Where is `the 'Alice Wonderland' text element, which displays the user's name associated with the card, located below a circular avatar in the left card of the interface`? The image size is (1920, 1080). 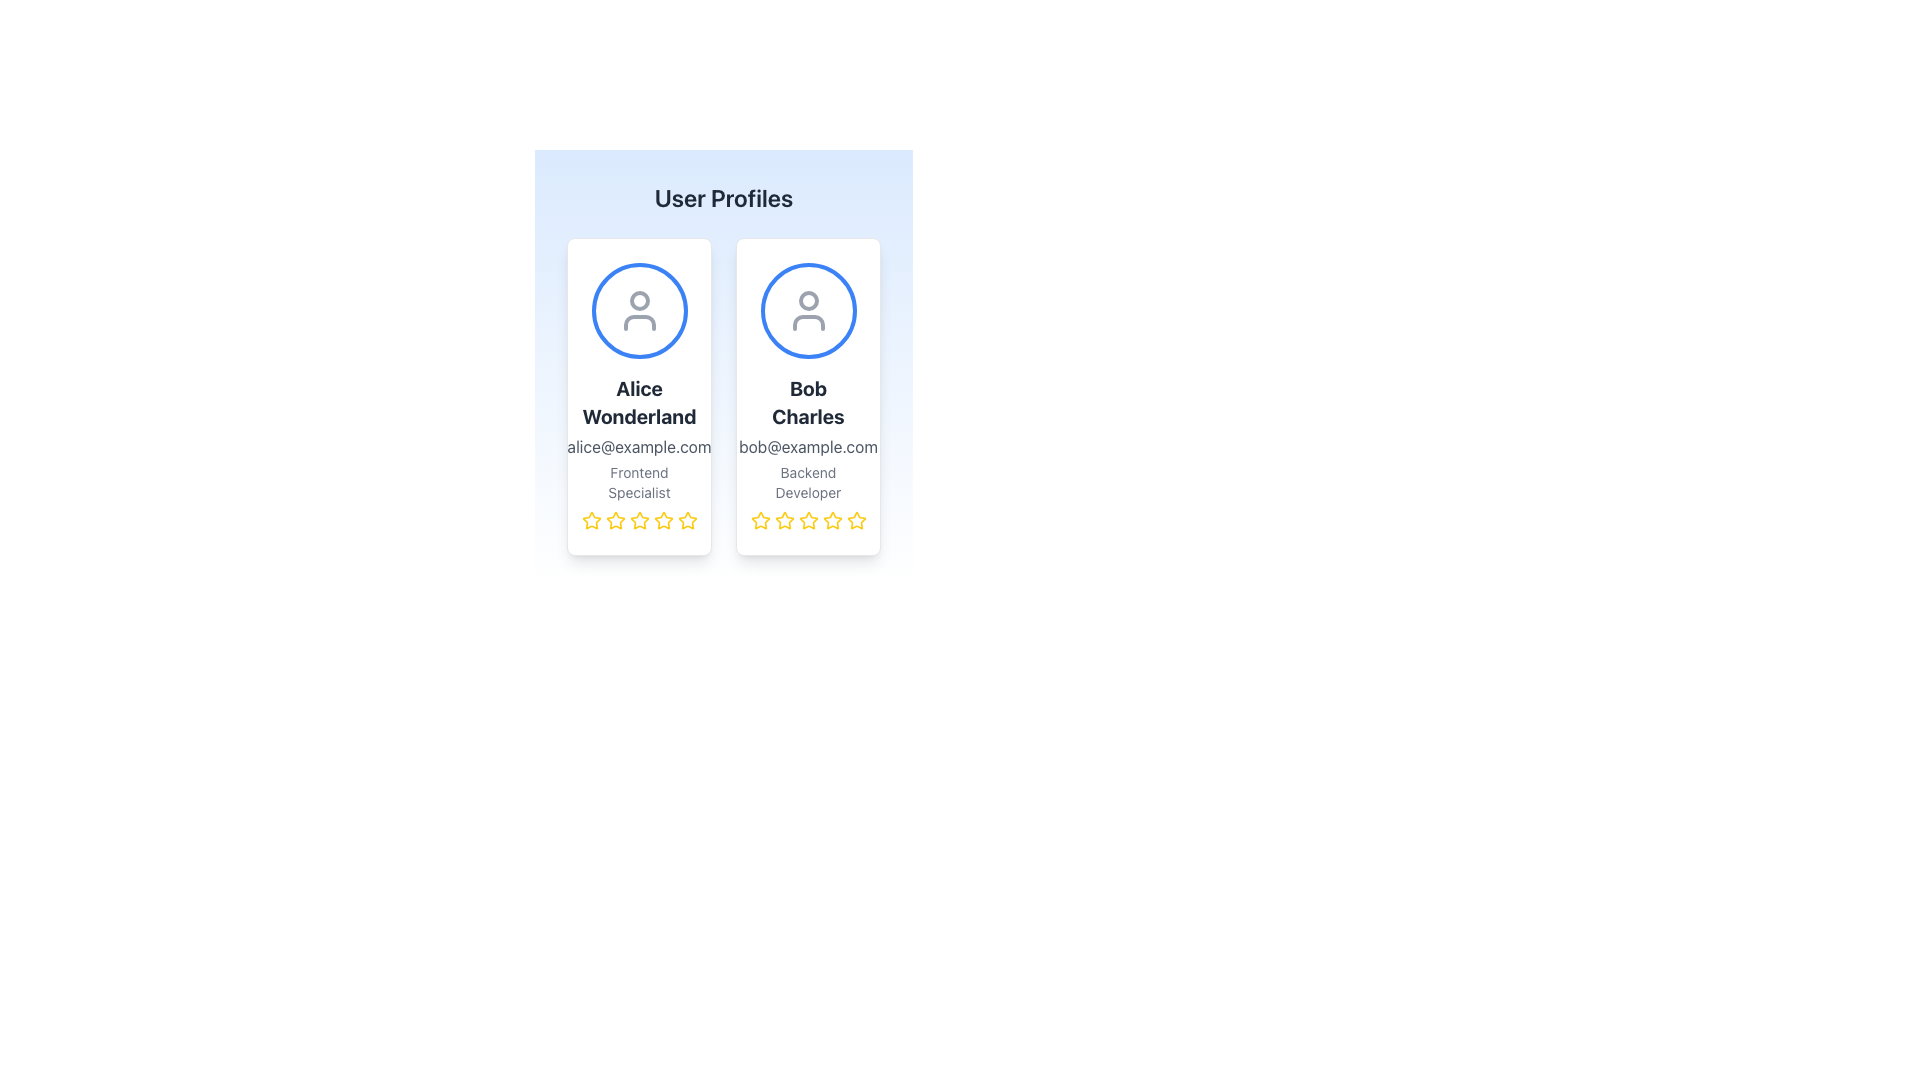 the 'Alice Wonderland' text element, which displays the user's name associated with the card, located below a circular avatar in the left card of the interface is located at coordinates (638, 402).